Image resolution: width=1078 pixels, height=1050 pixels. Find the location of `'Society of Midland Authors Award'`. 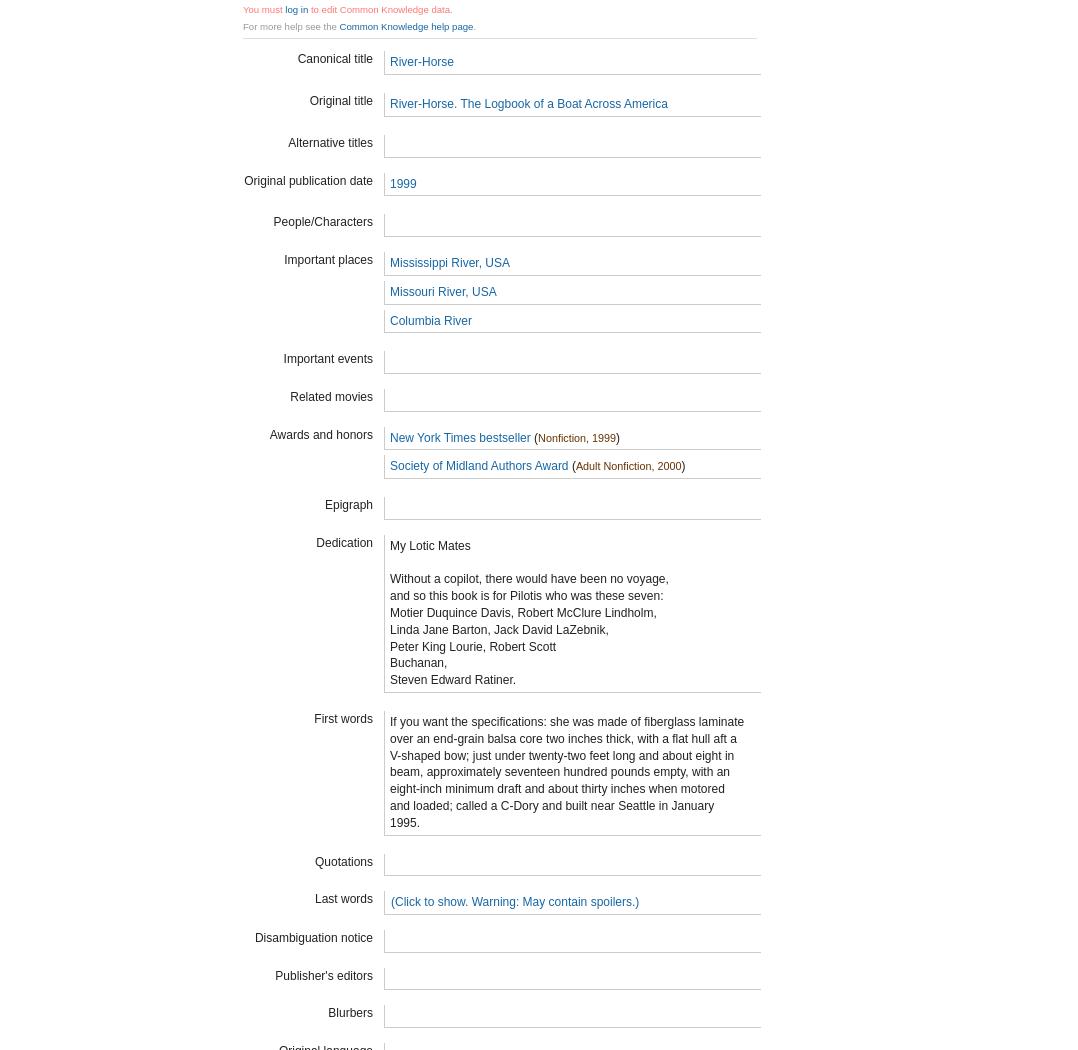

'Society of Midland Authors Award' is located at coordinates (477, 465).